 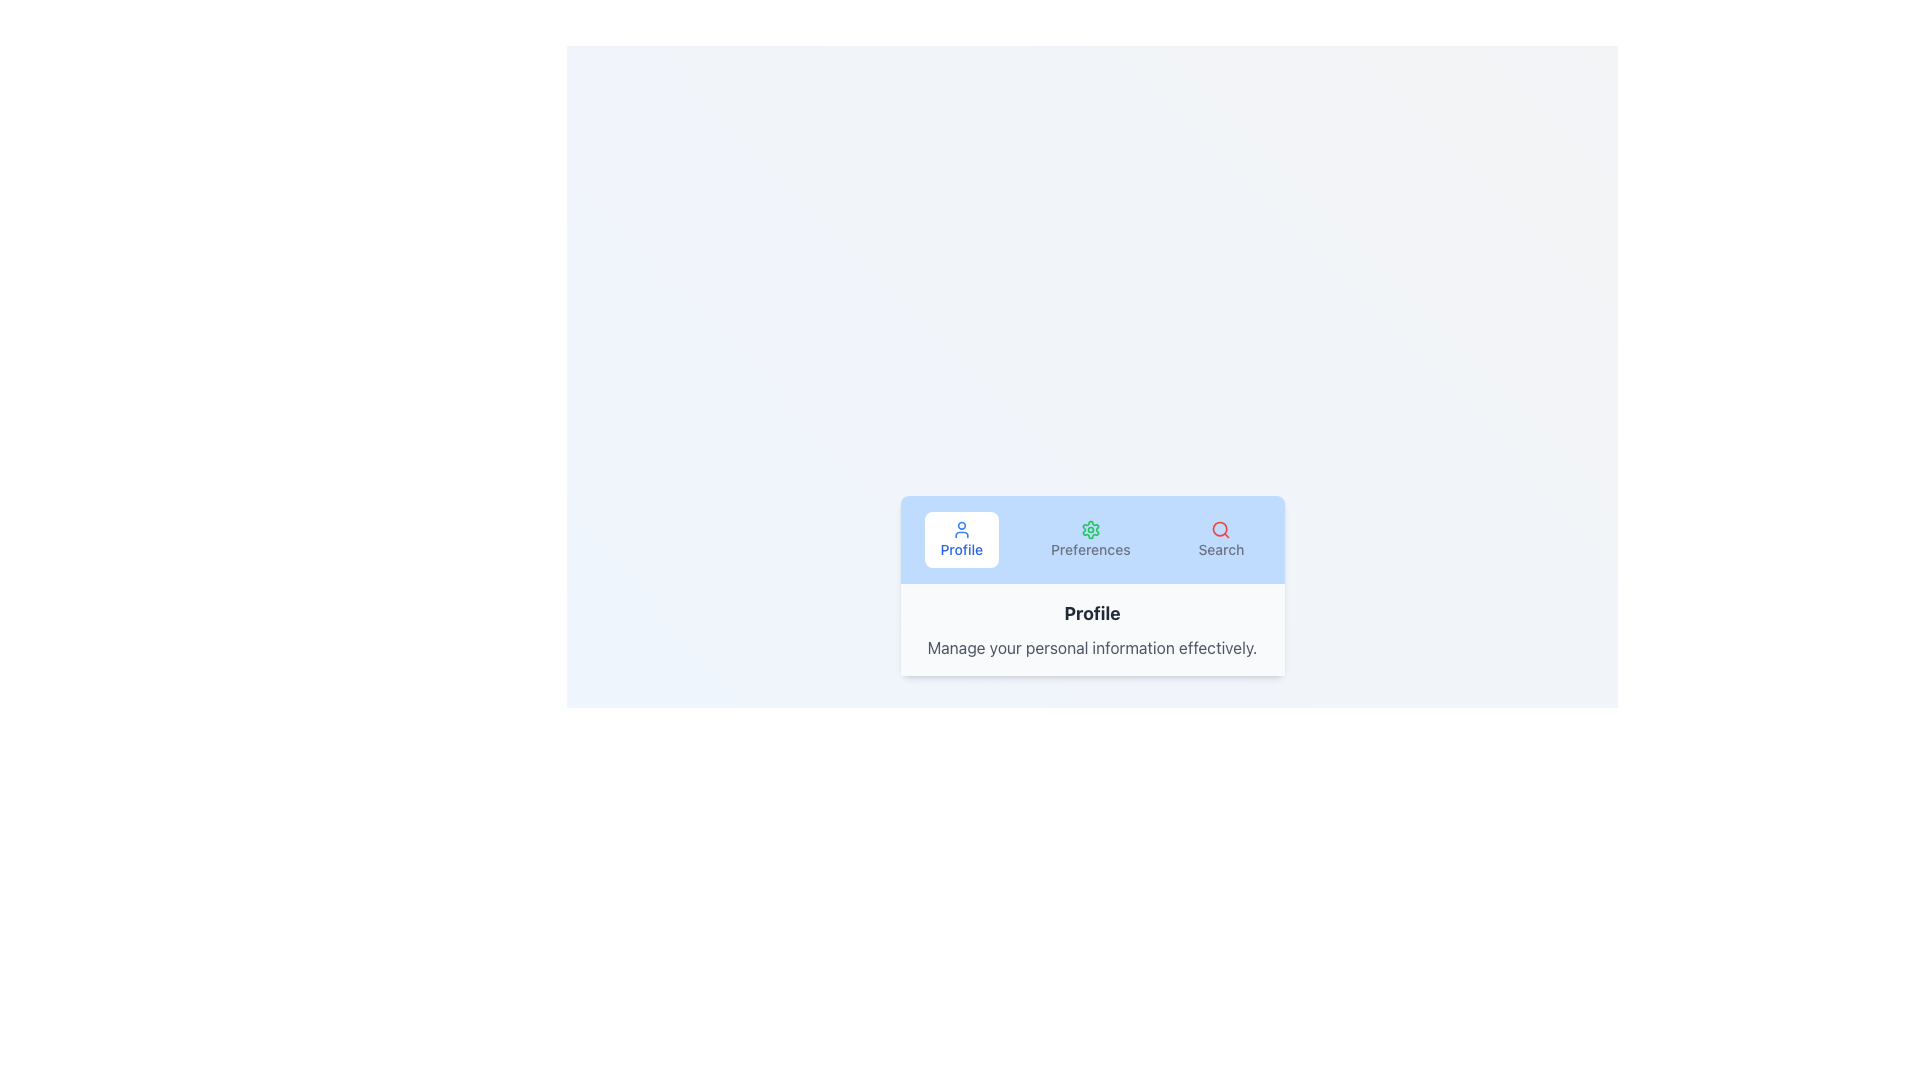 I want to click on the rightmost button in the horizontally aligned button group, so click(x=1220, y=540).